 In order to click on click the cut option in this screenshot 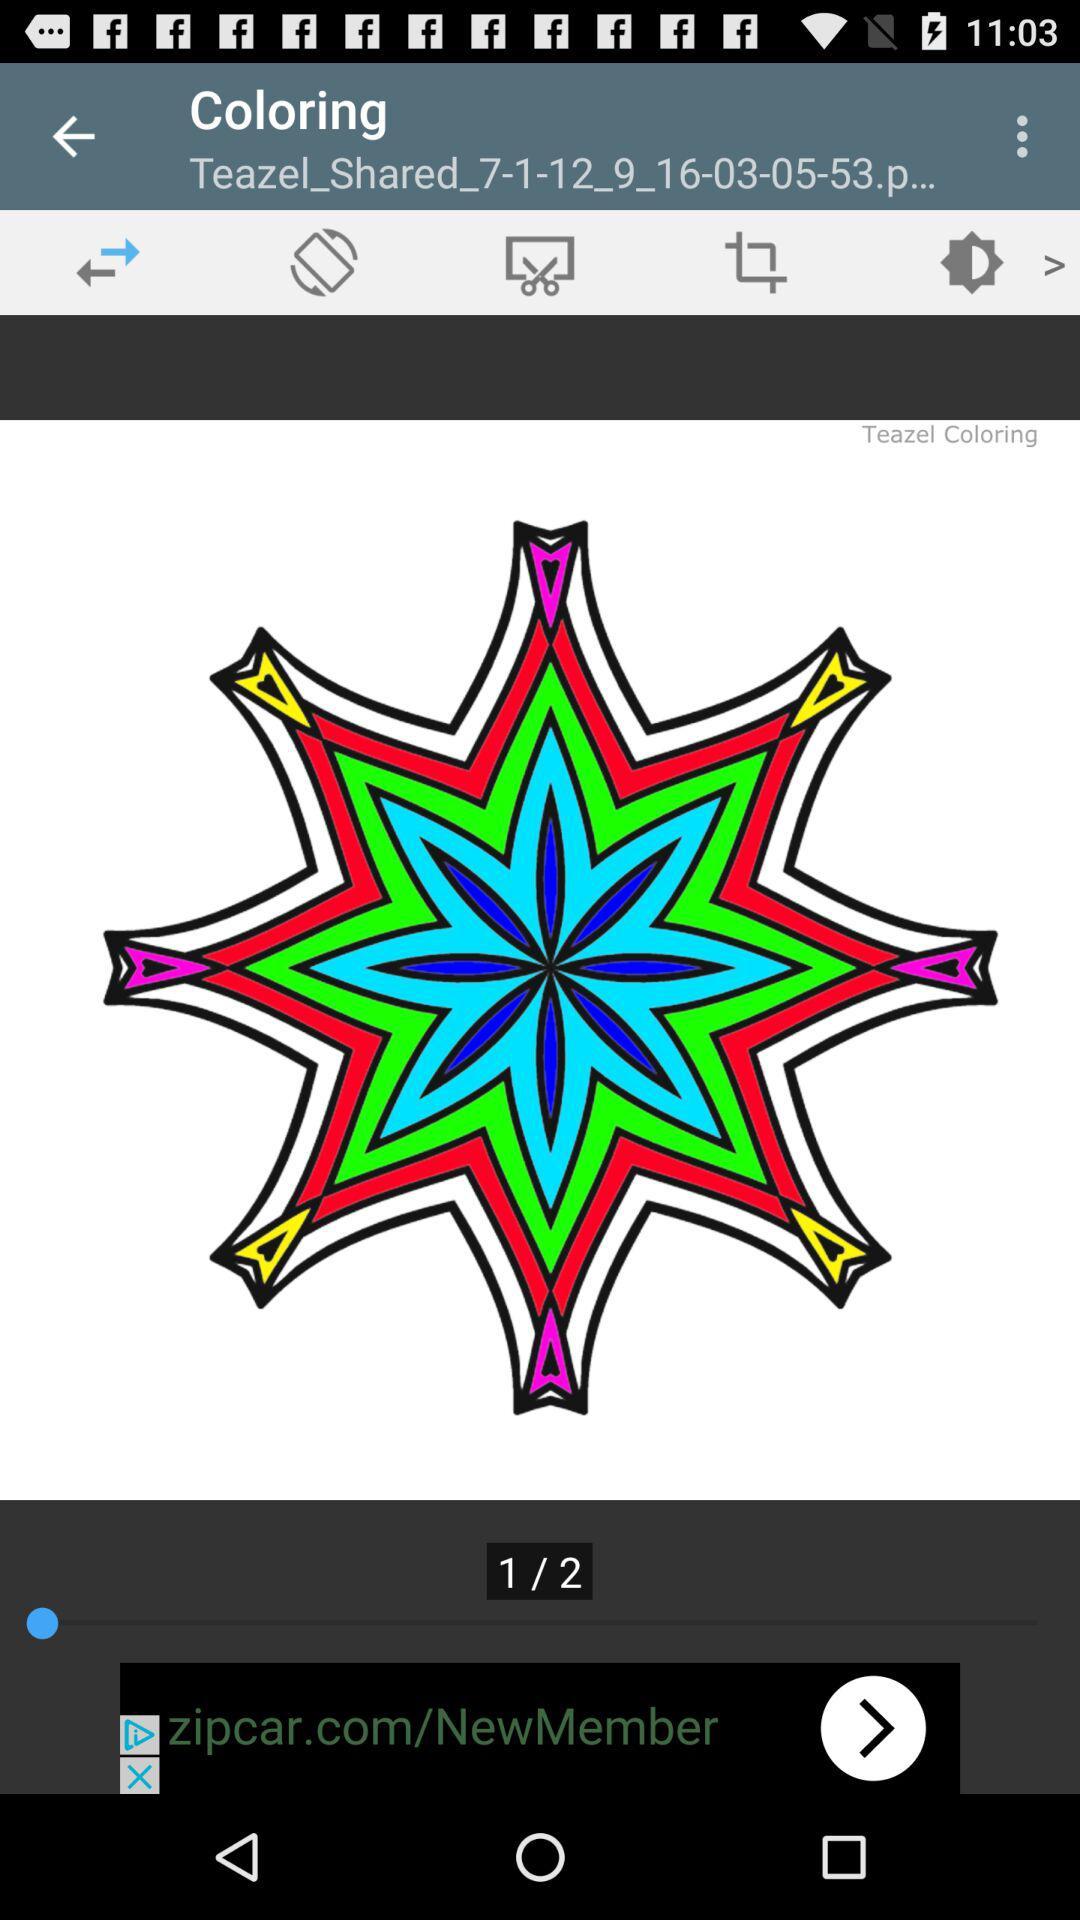, I will do `click(540, 261)`.